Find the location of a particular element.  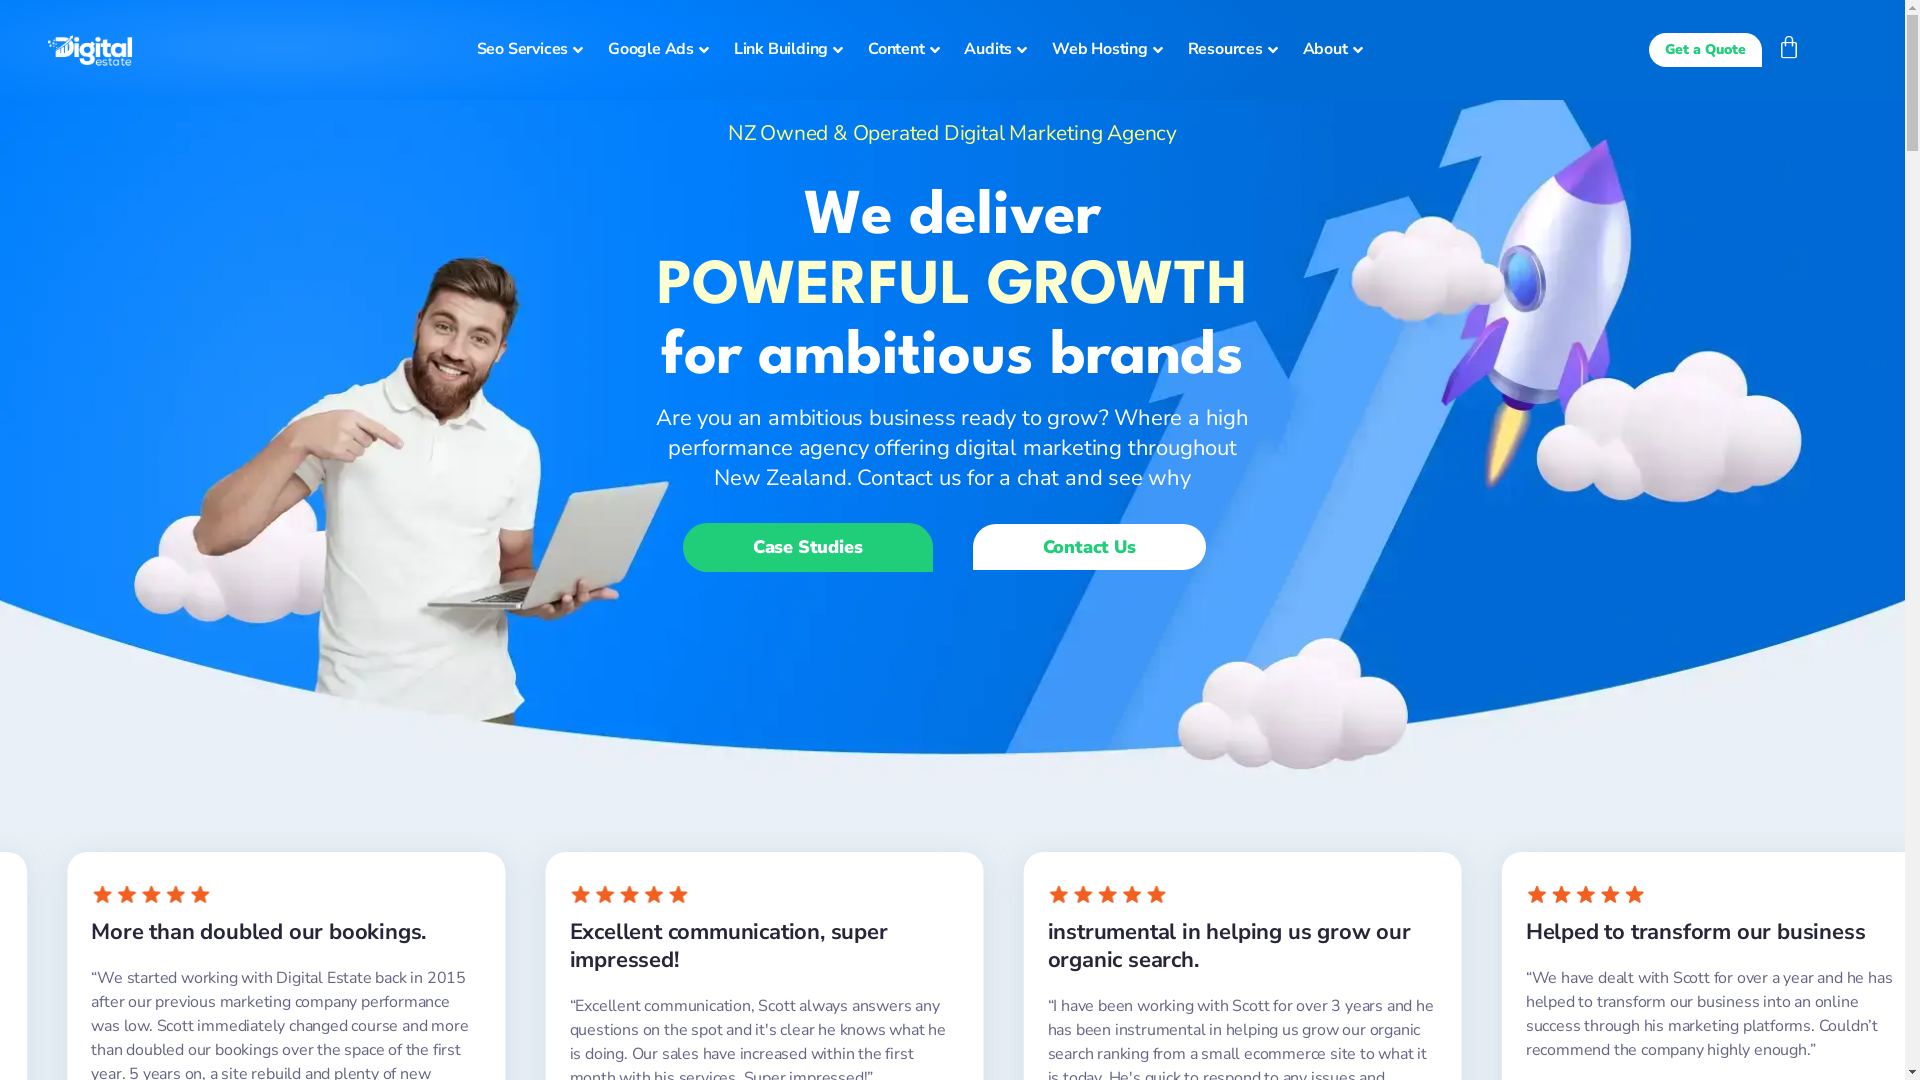

'Contact Us' is located at coordinates (1087, 547).